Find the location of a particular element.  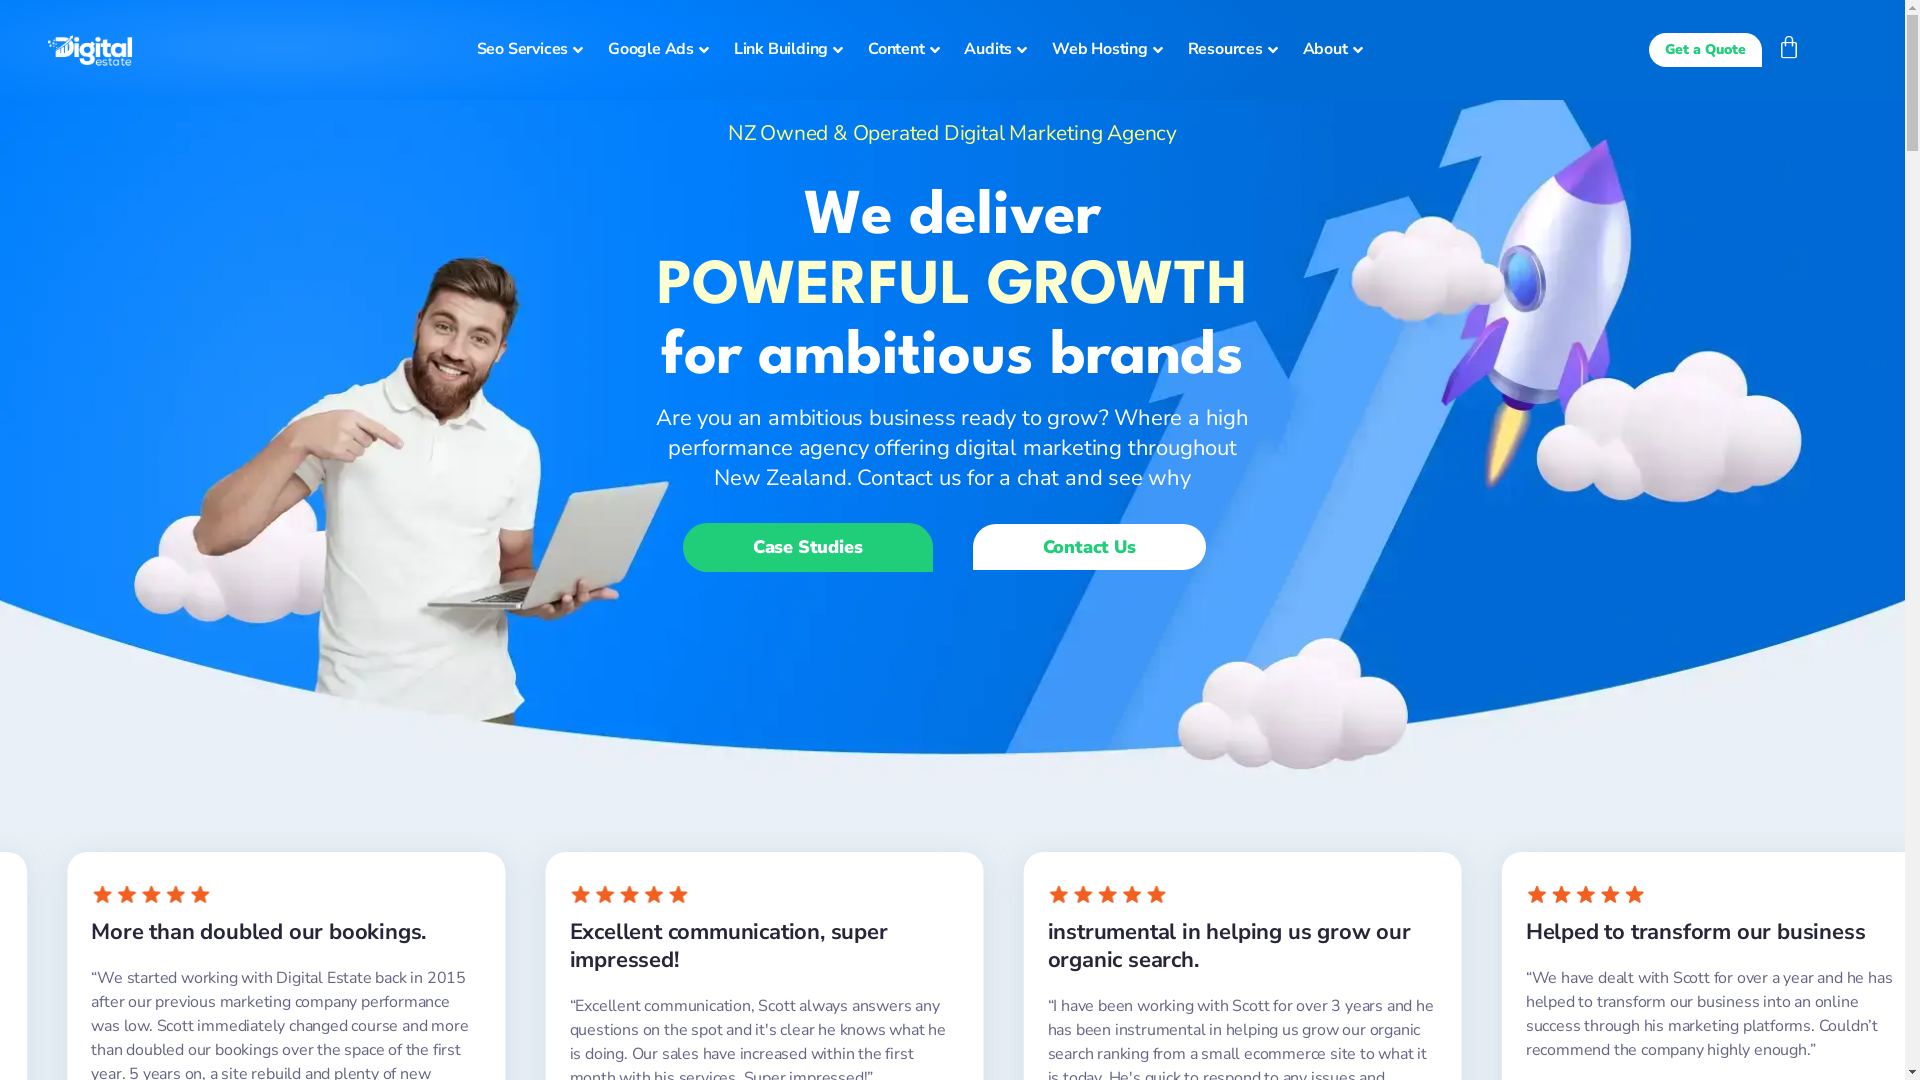

'Contact Us' is located at coordinates (1087, 547).